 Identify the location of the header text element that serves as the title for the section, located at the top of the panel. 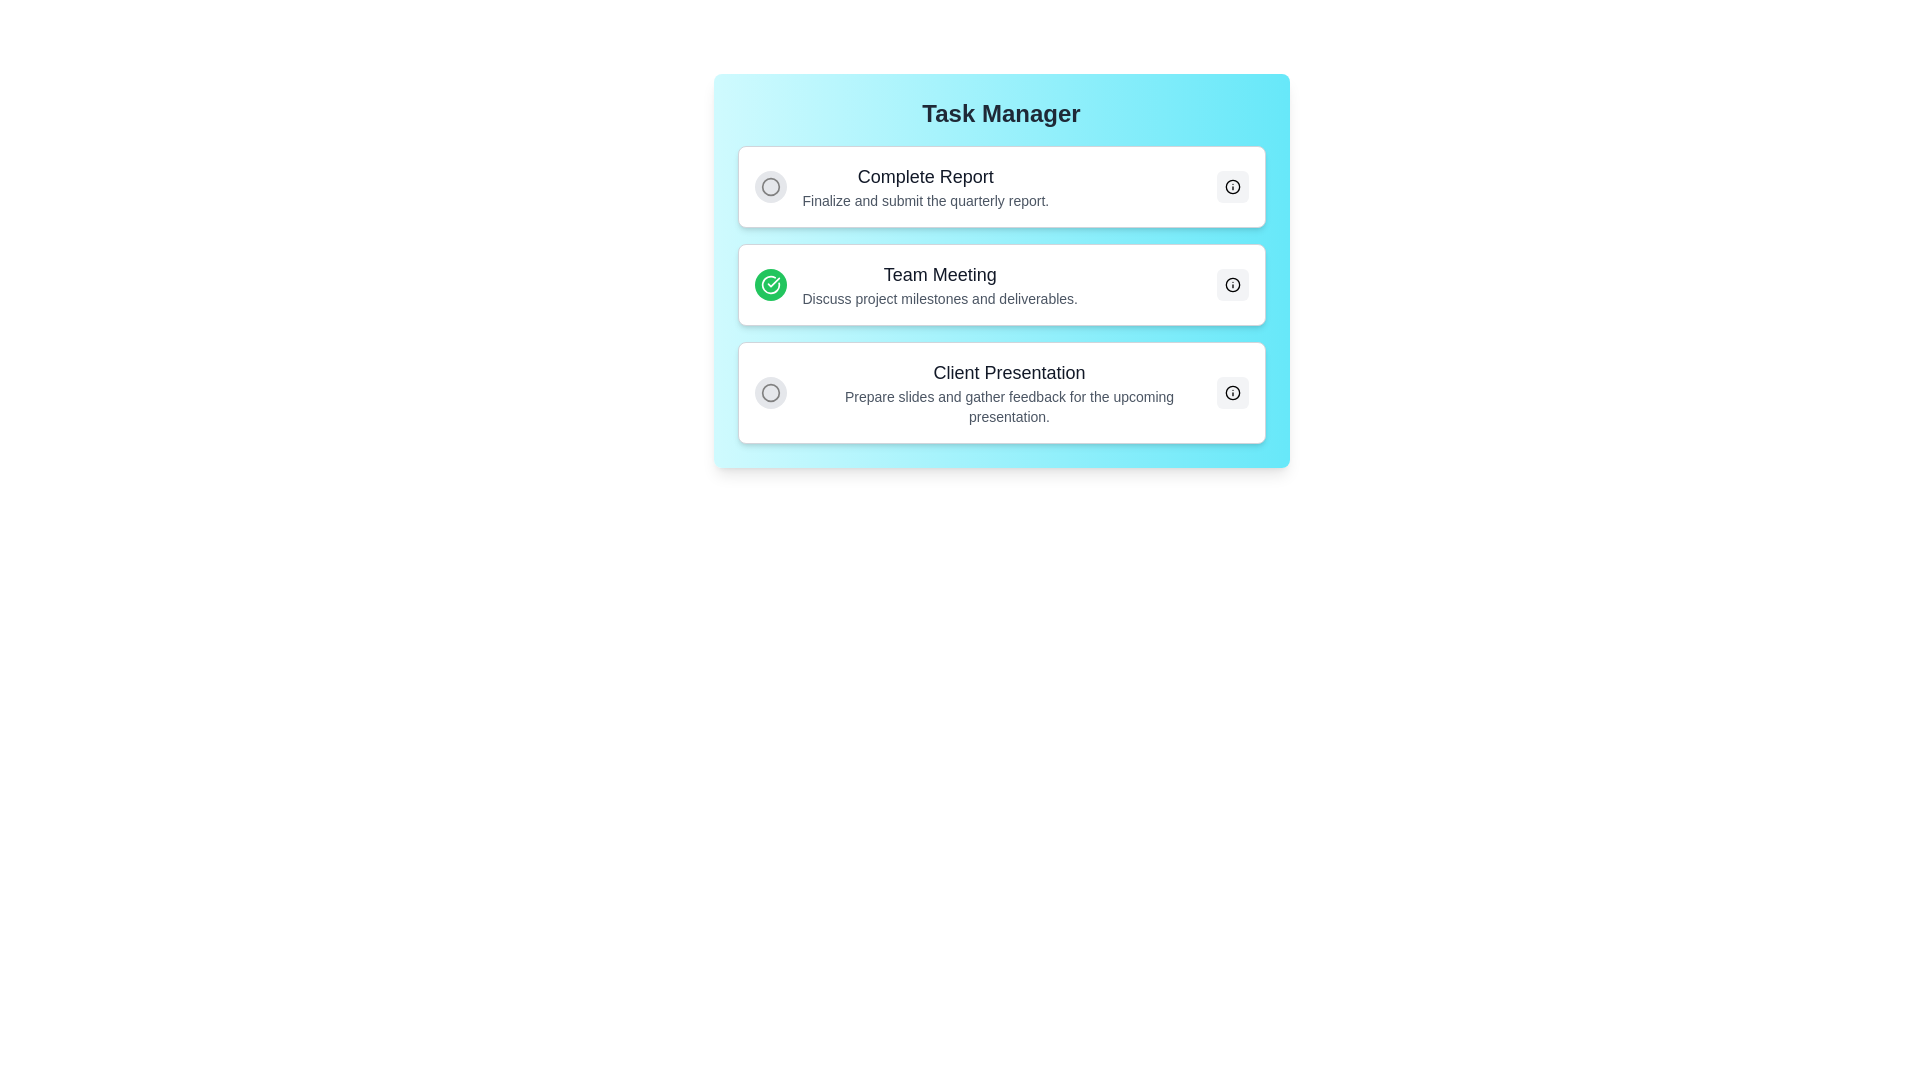
(1001, 114).